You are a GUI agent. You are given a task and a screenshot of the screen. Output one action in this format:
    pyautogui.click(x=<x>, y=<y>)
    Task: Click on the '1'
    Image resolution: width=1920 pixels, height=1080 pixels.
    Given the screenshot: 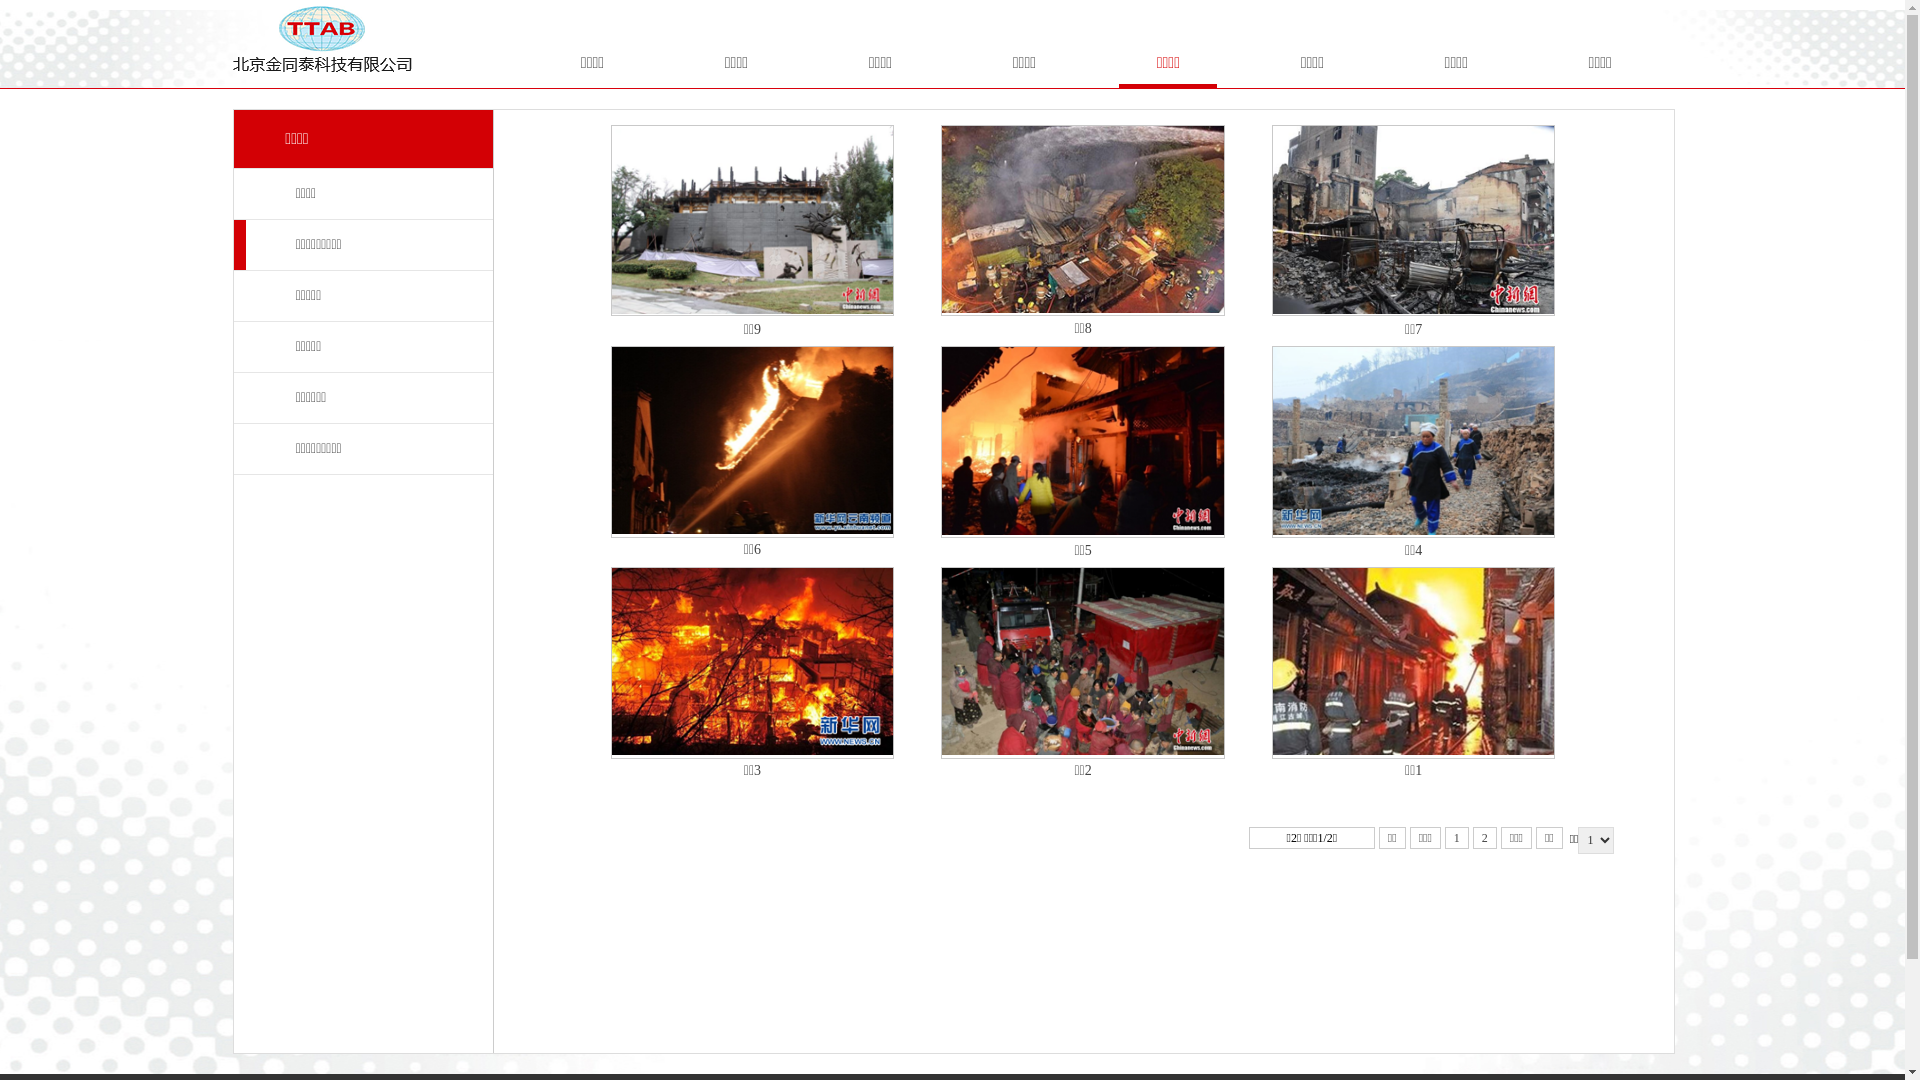 What is the action you would take?
    pyautogui.click(x=1457, y=837)
    